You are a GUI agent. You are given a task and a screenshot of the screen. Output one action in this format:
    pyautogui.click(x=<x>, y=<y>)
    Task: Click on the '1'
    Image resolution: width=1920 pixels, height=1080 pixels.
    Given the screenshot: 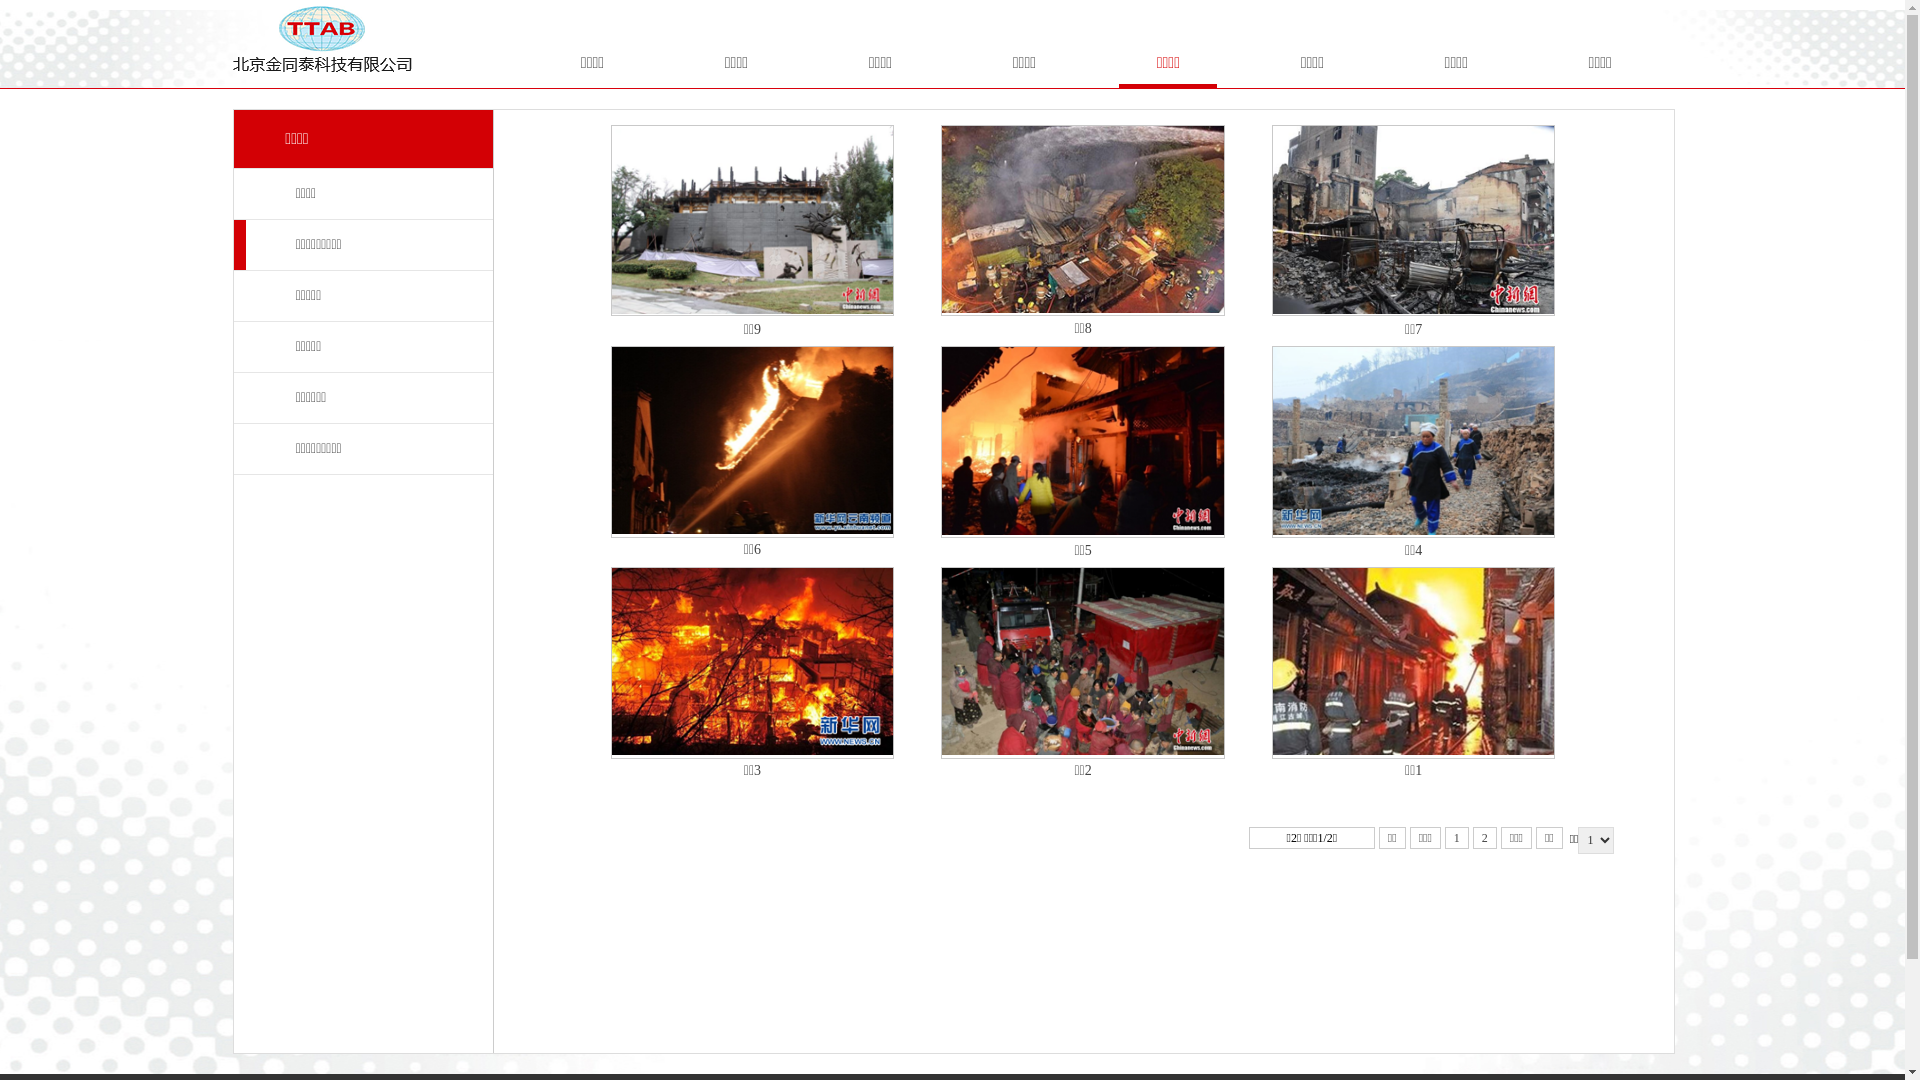 What is the action you would take?
    pyautogui.click(x=1457, y=837)
    